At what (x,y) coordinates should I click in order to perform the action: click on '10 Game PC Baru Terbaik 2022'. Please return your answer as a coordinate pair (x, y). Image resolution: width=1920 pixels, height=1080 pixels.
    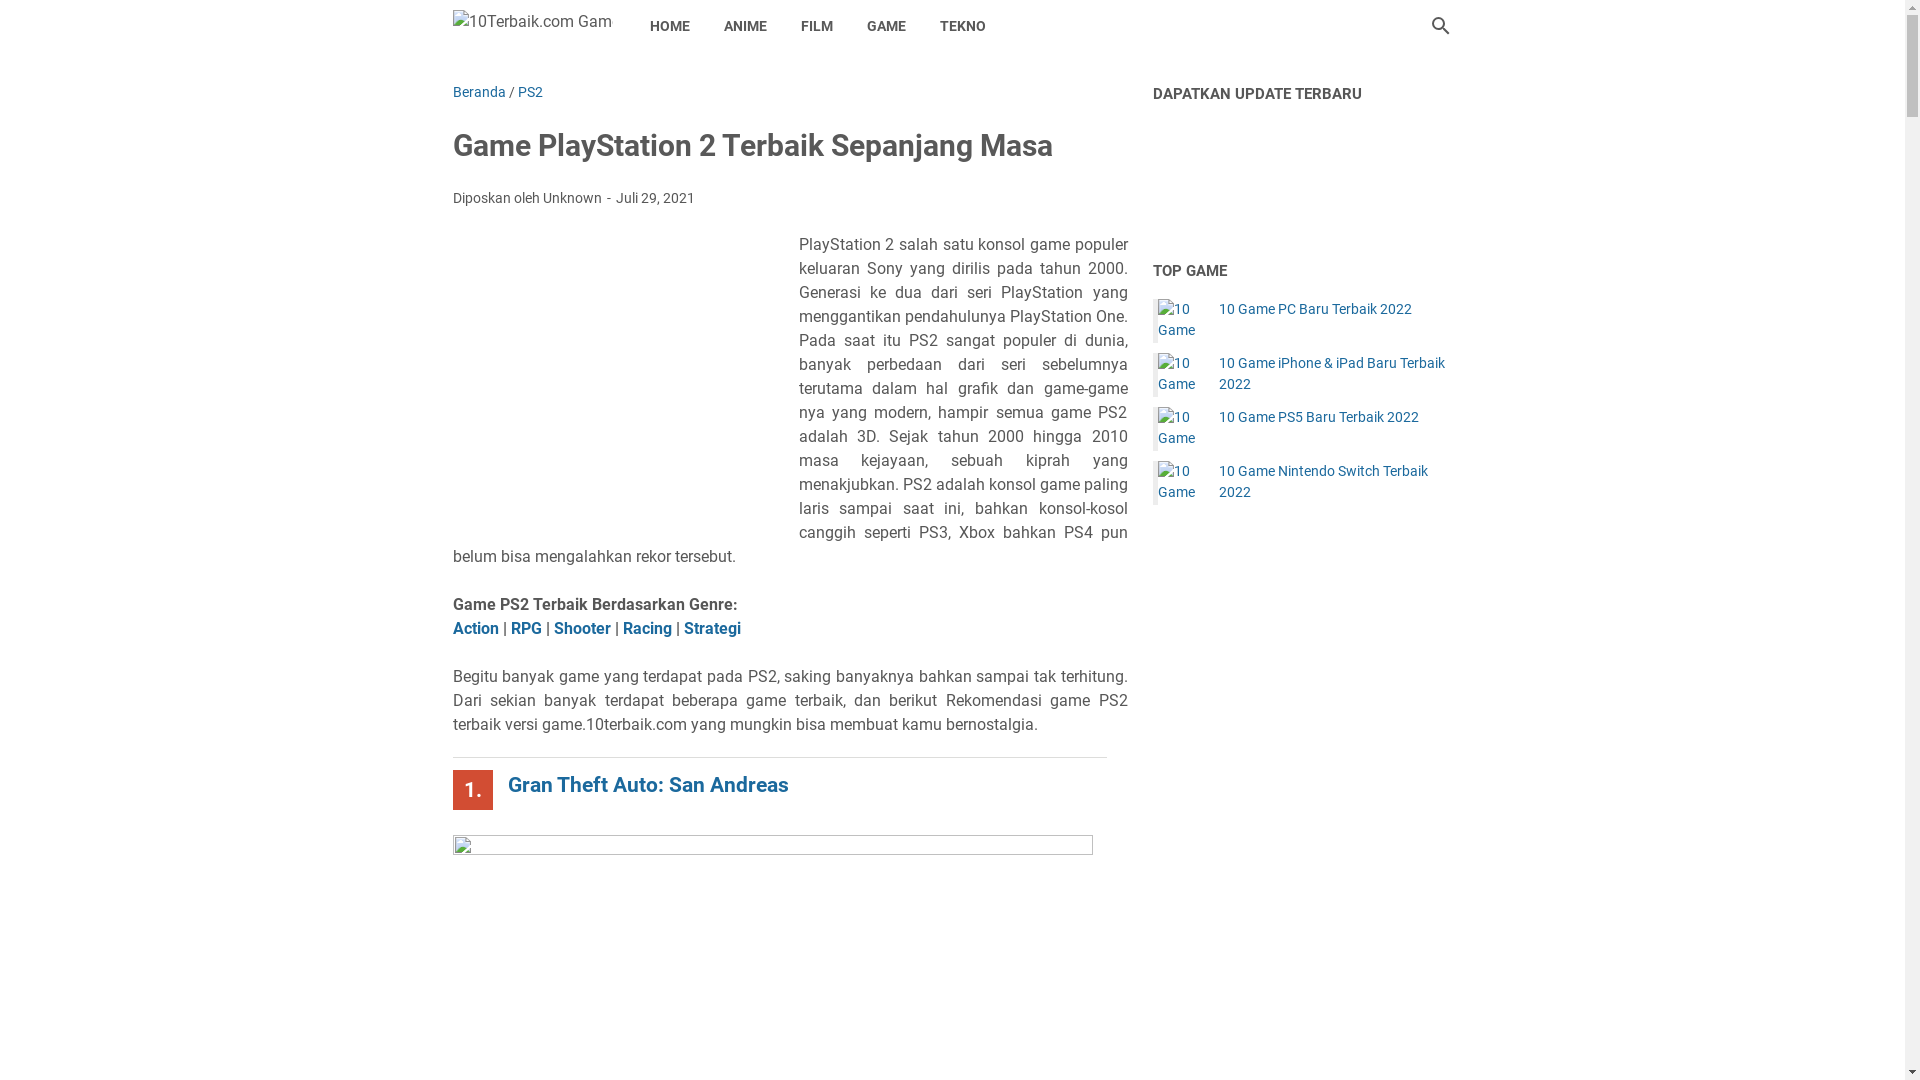
    Looking at the image, I should click on (1217, 309).